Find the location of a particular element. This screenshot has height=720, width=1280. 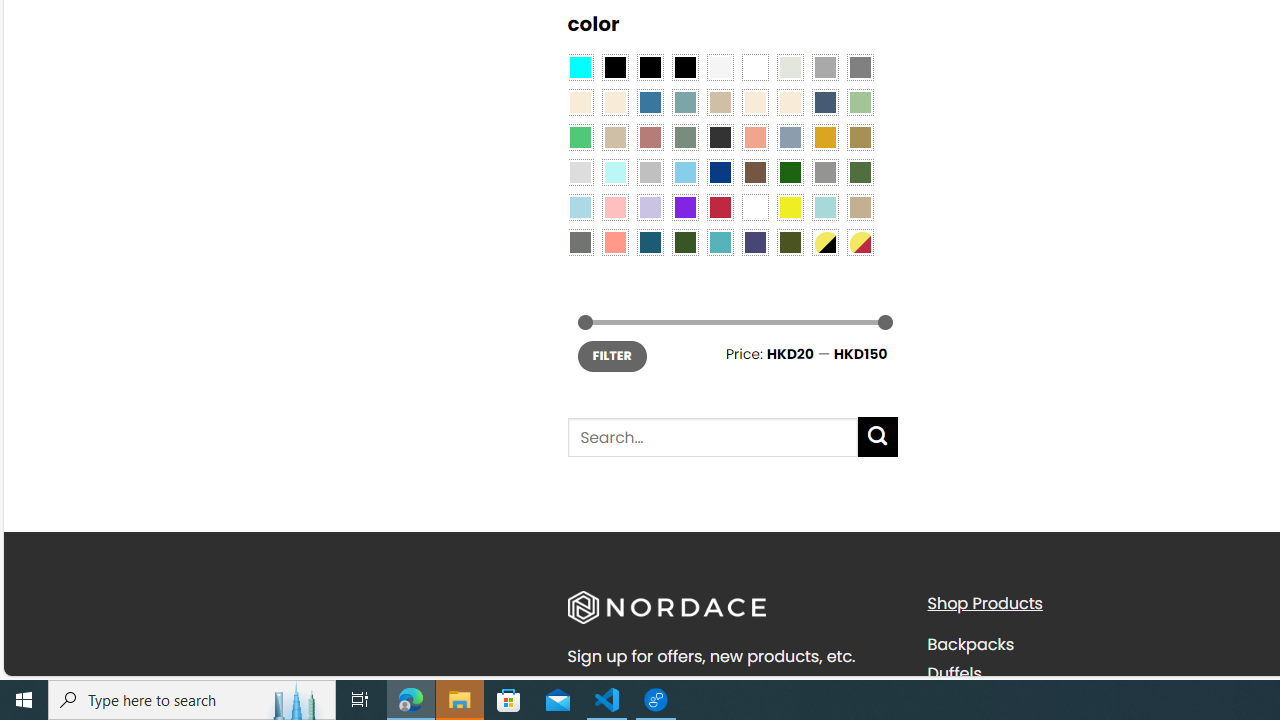

'Mint' is located at coordinates (614, 171).